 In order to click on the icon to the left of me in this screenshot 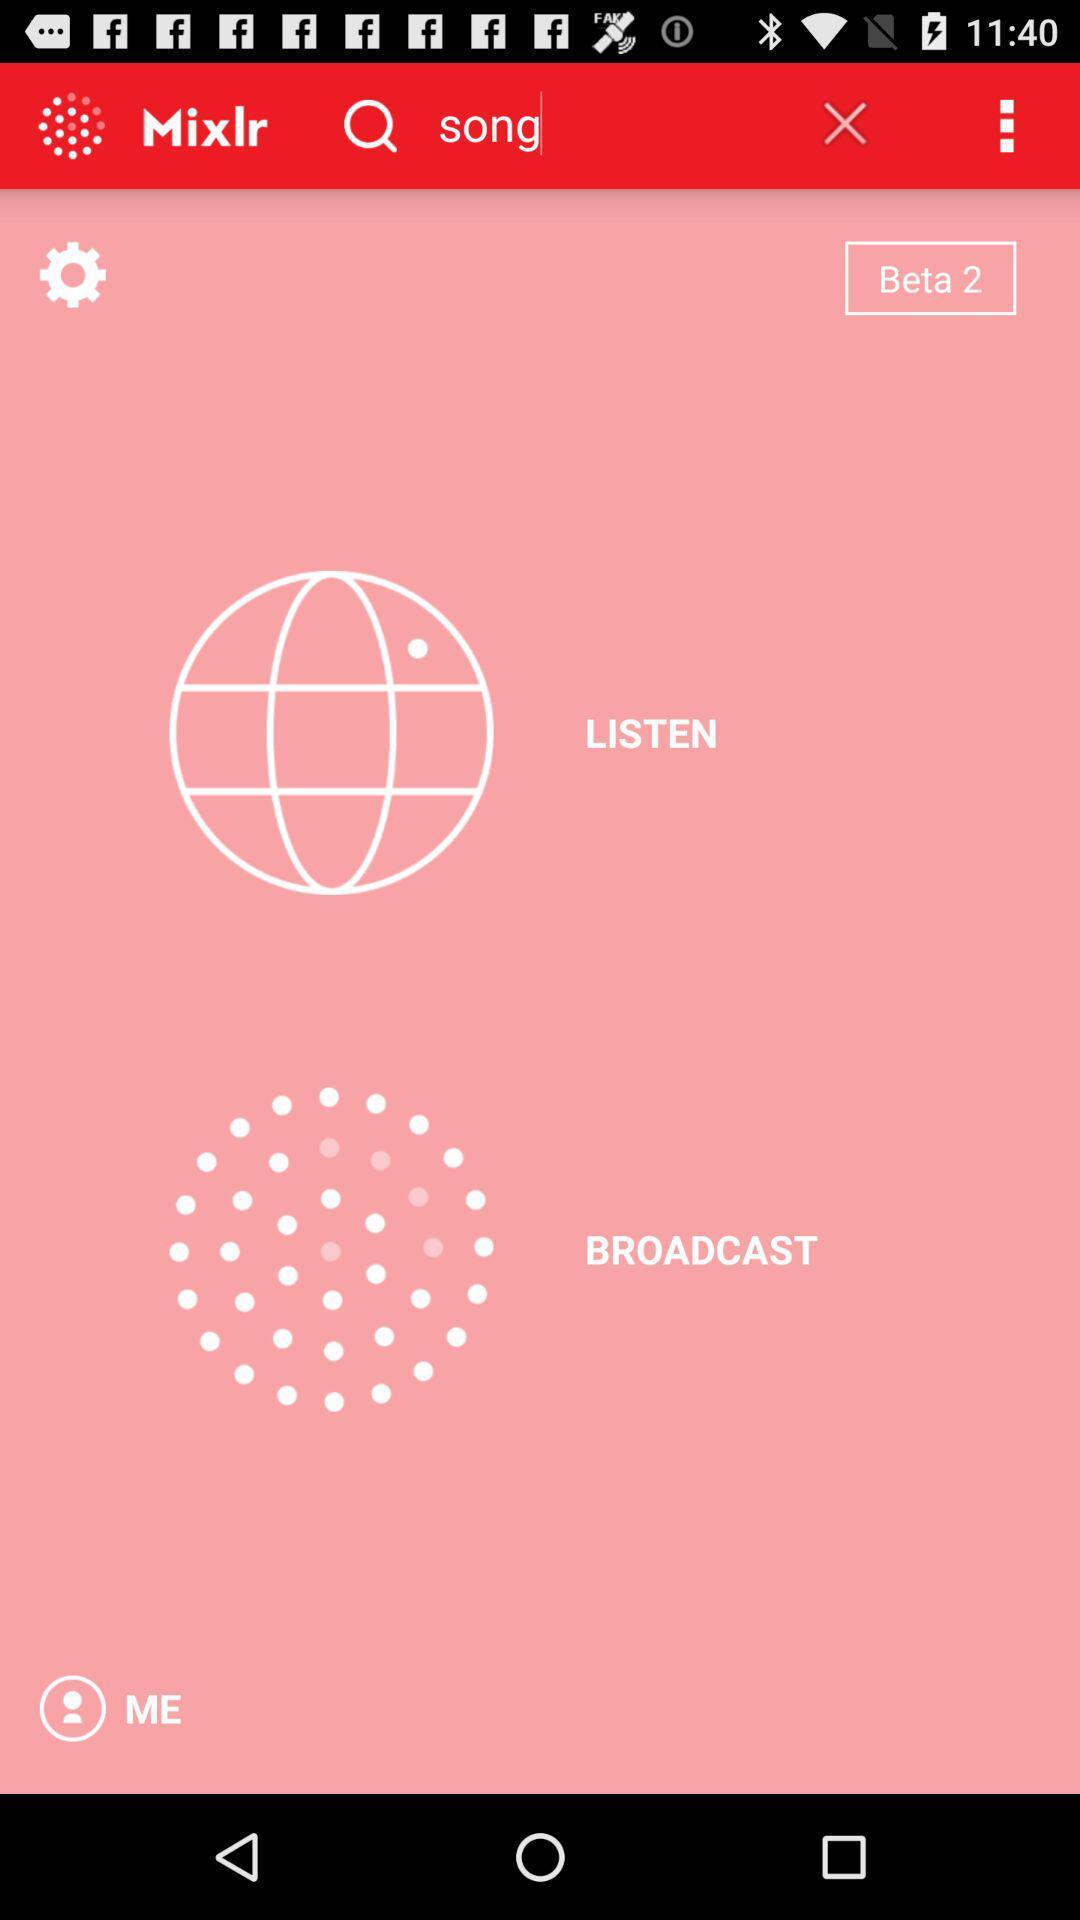, I will do `click(71, 1707)`.